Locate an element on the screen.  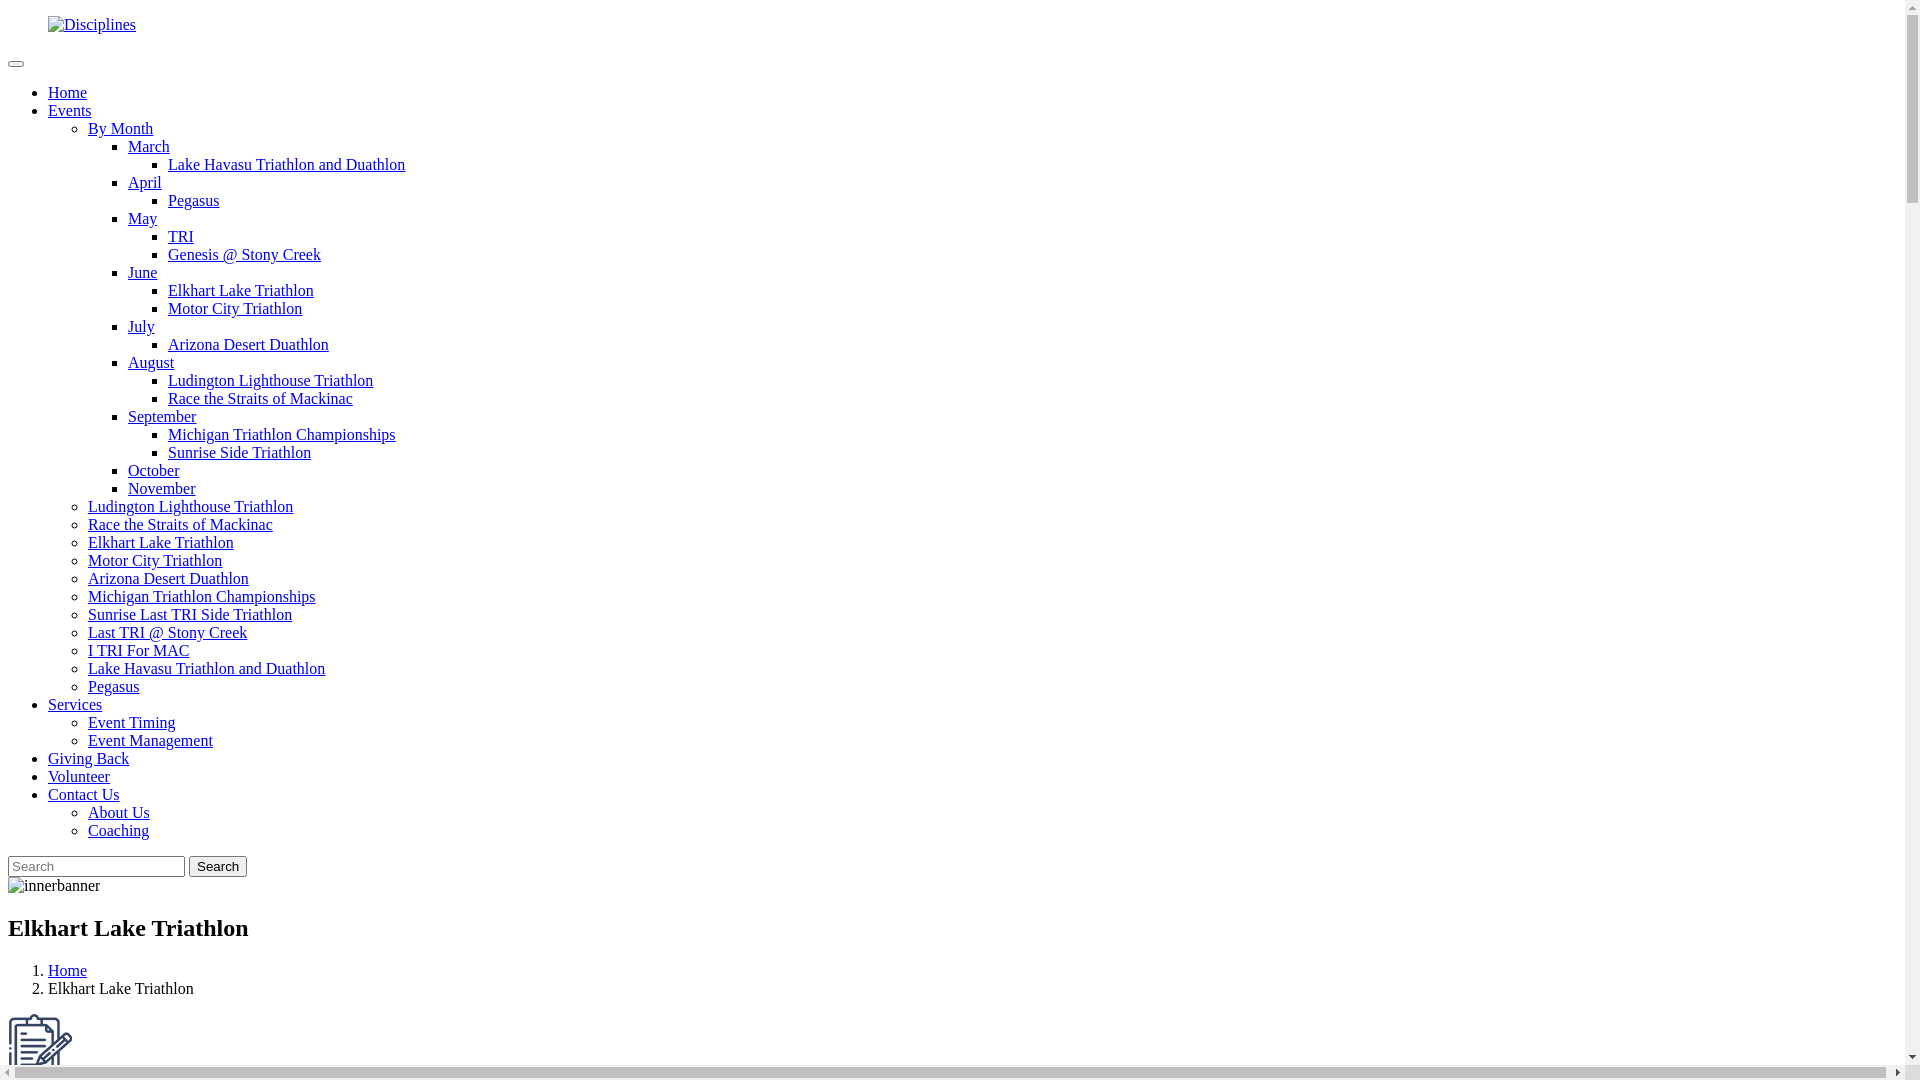
'Genesis @ Stony Creek' is located at coordinates (243, 253).